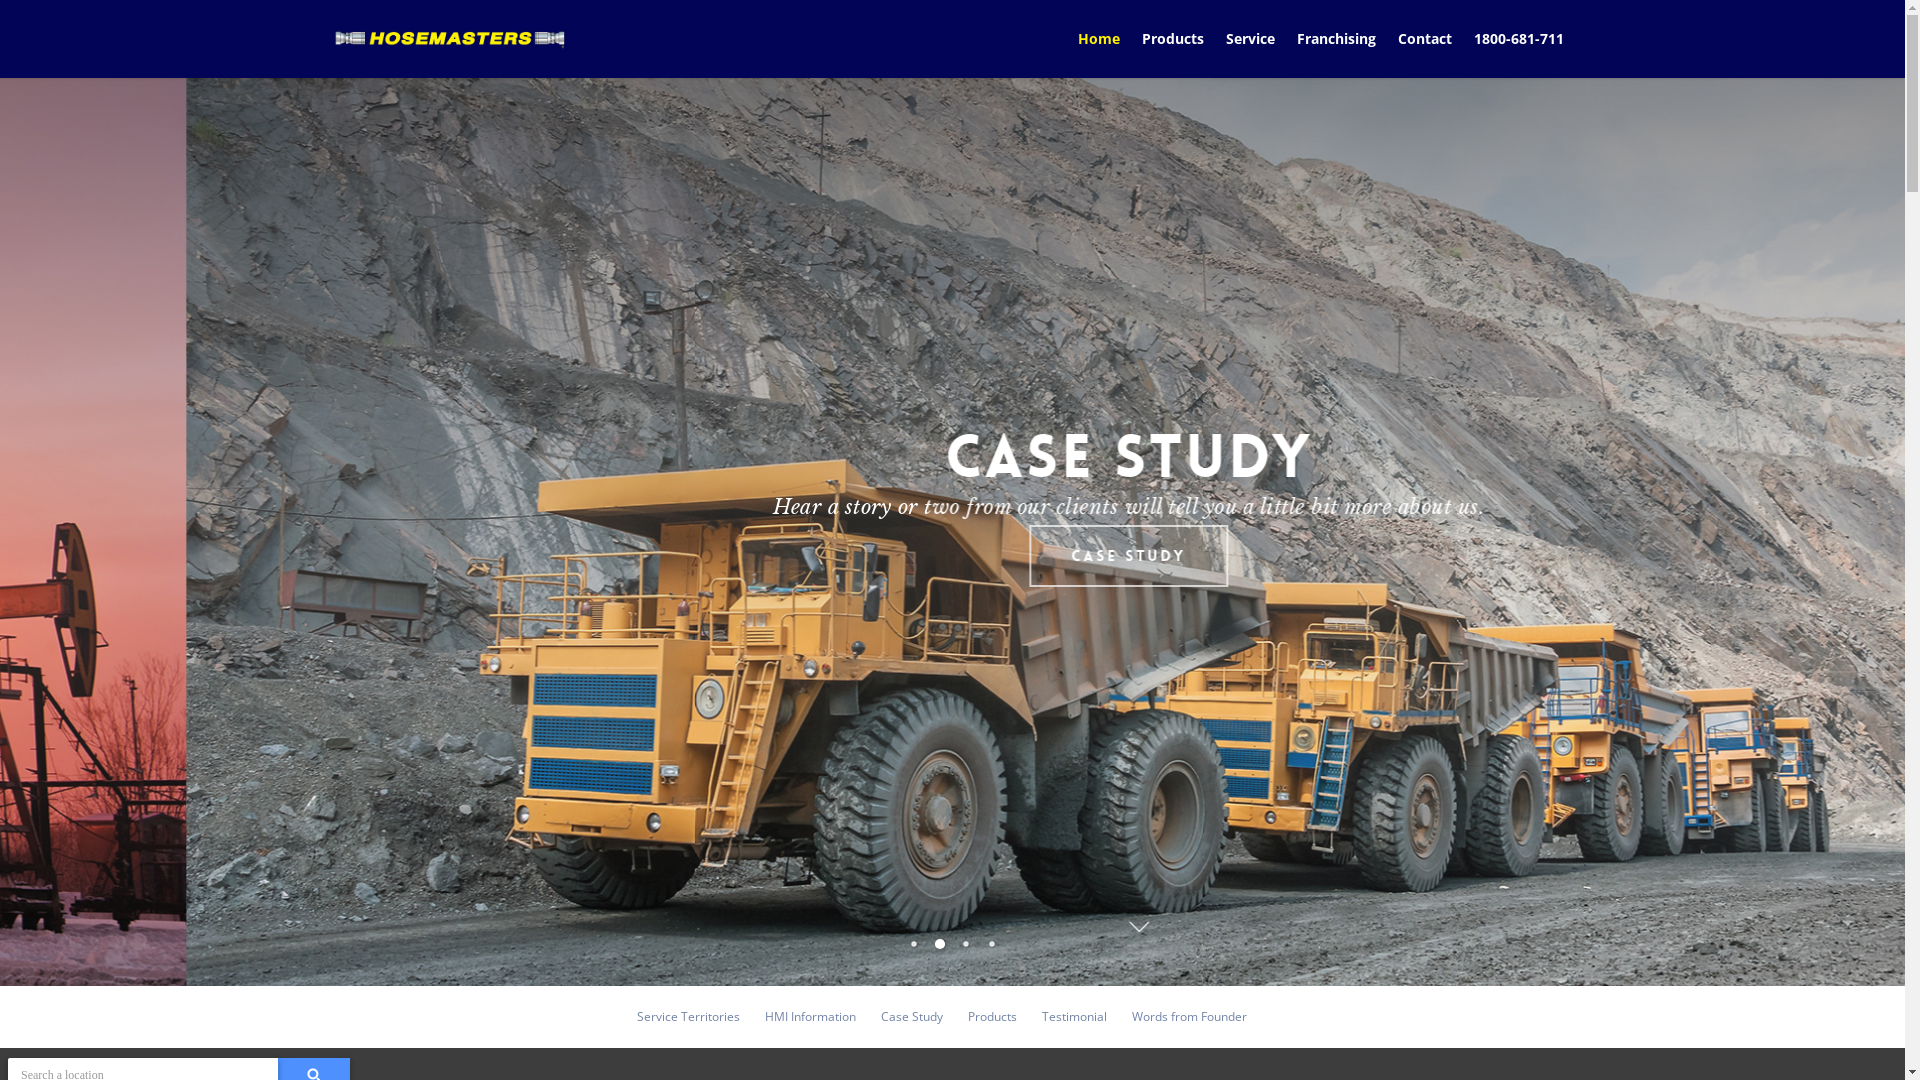  Describe the element at coordinates (1172, 52) in the screenshot. I see `'Products'` at that location.